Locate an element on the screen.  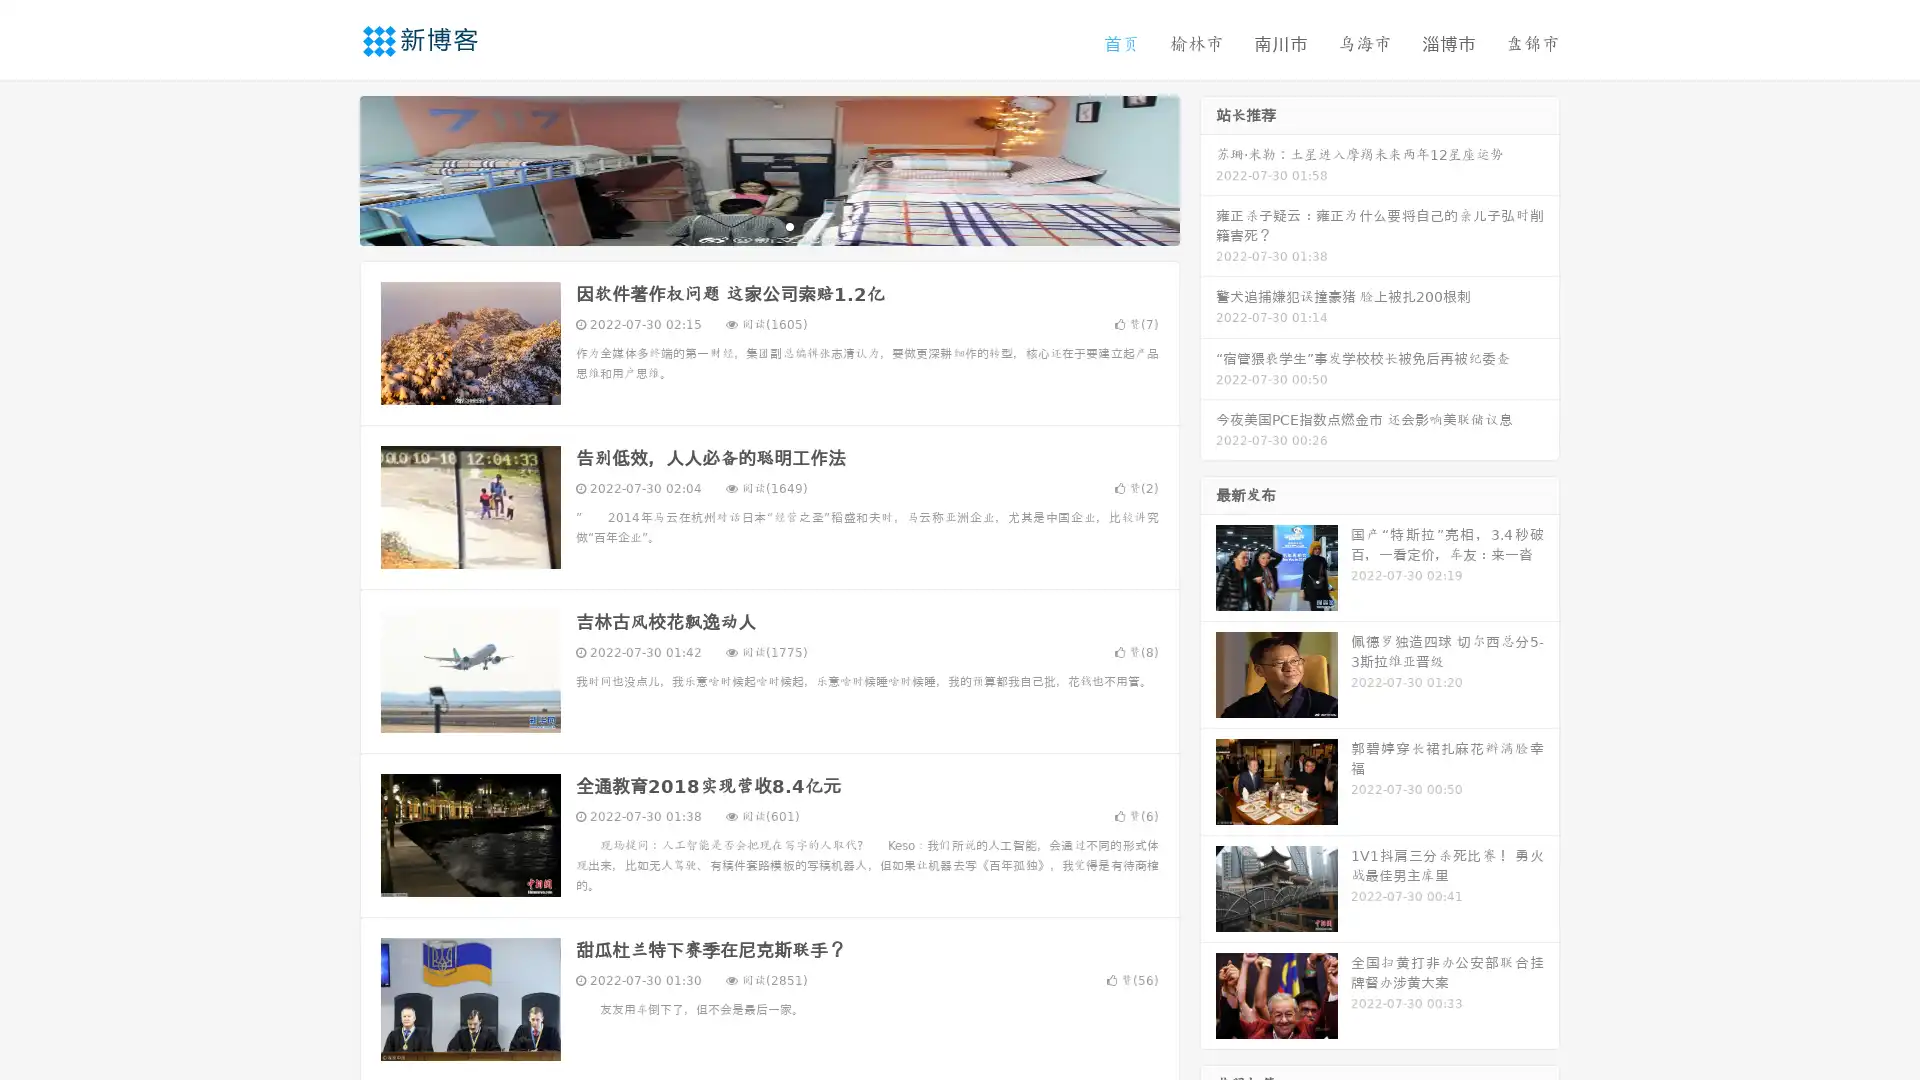
Go to slide 2 is located at coordinates (768, 225).